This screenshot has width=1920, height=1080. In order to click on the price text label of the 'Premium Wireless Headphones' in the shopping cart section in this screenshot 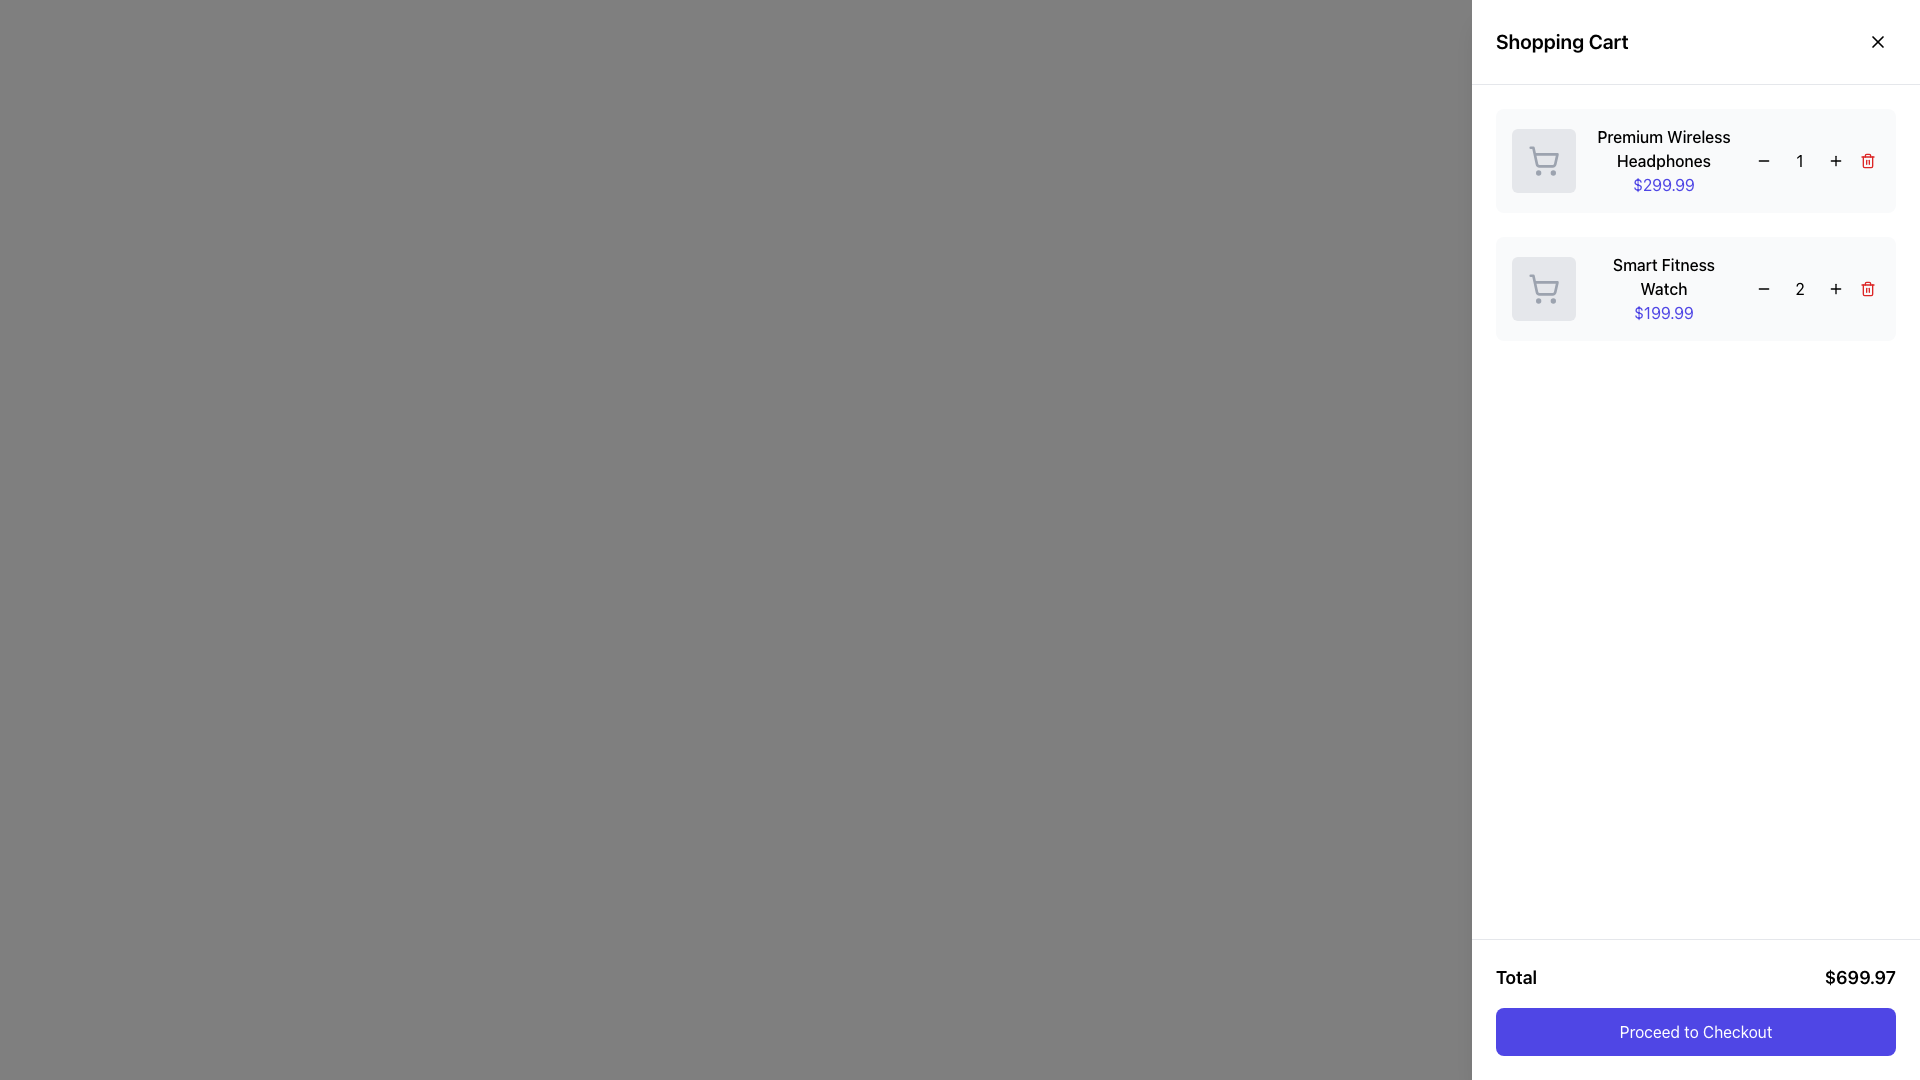, I will do `click(1664, 185)`.